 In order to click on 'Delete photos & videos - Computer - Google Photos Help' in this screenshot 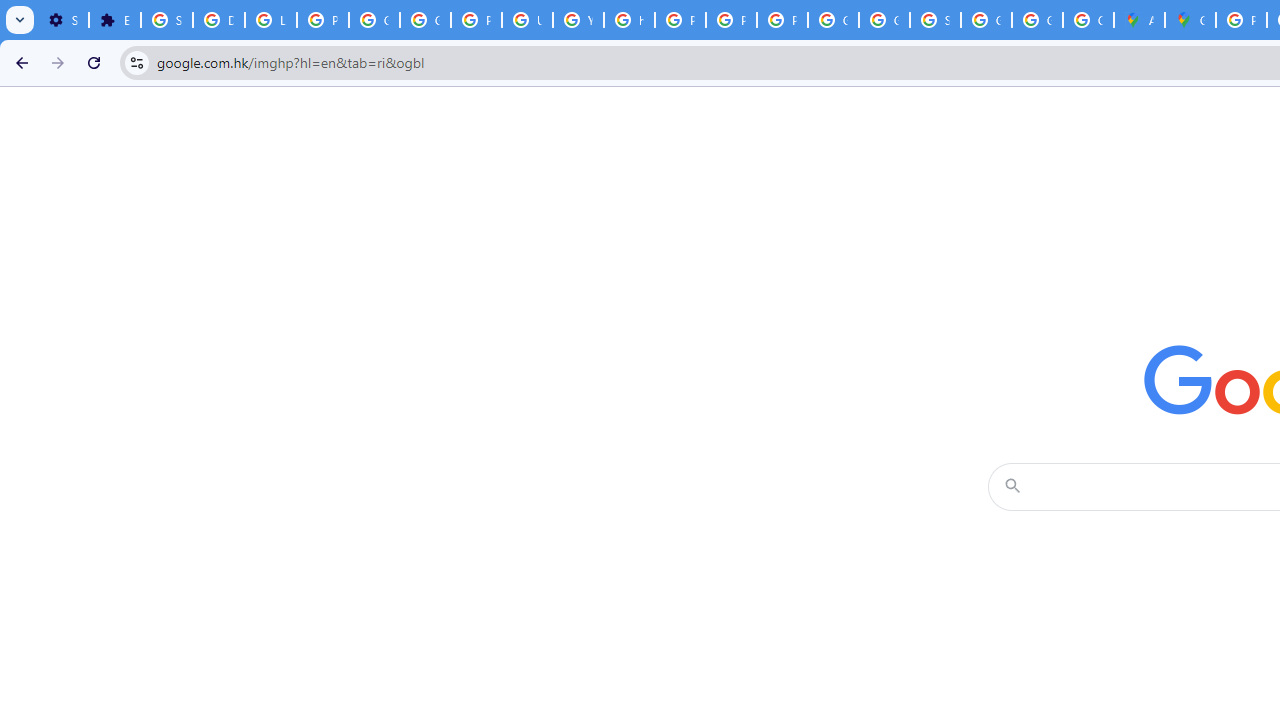, I will do `click(218, 20)`.